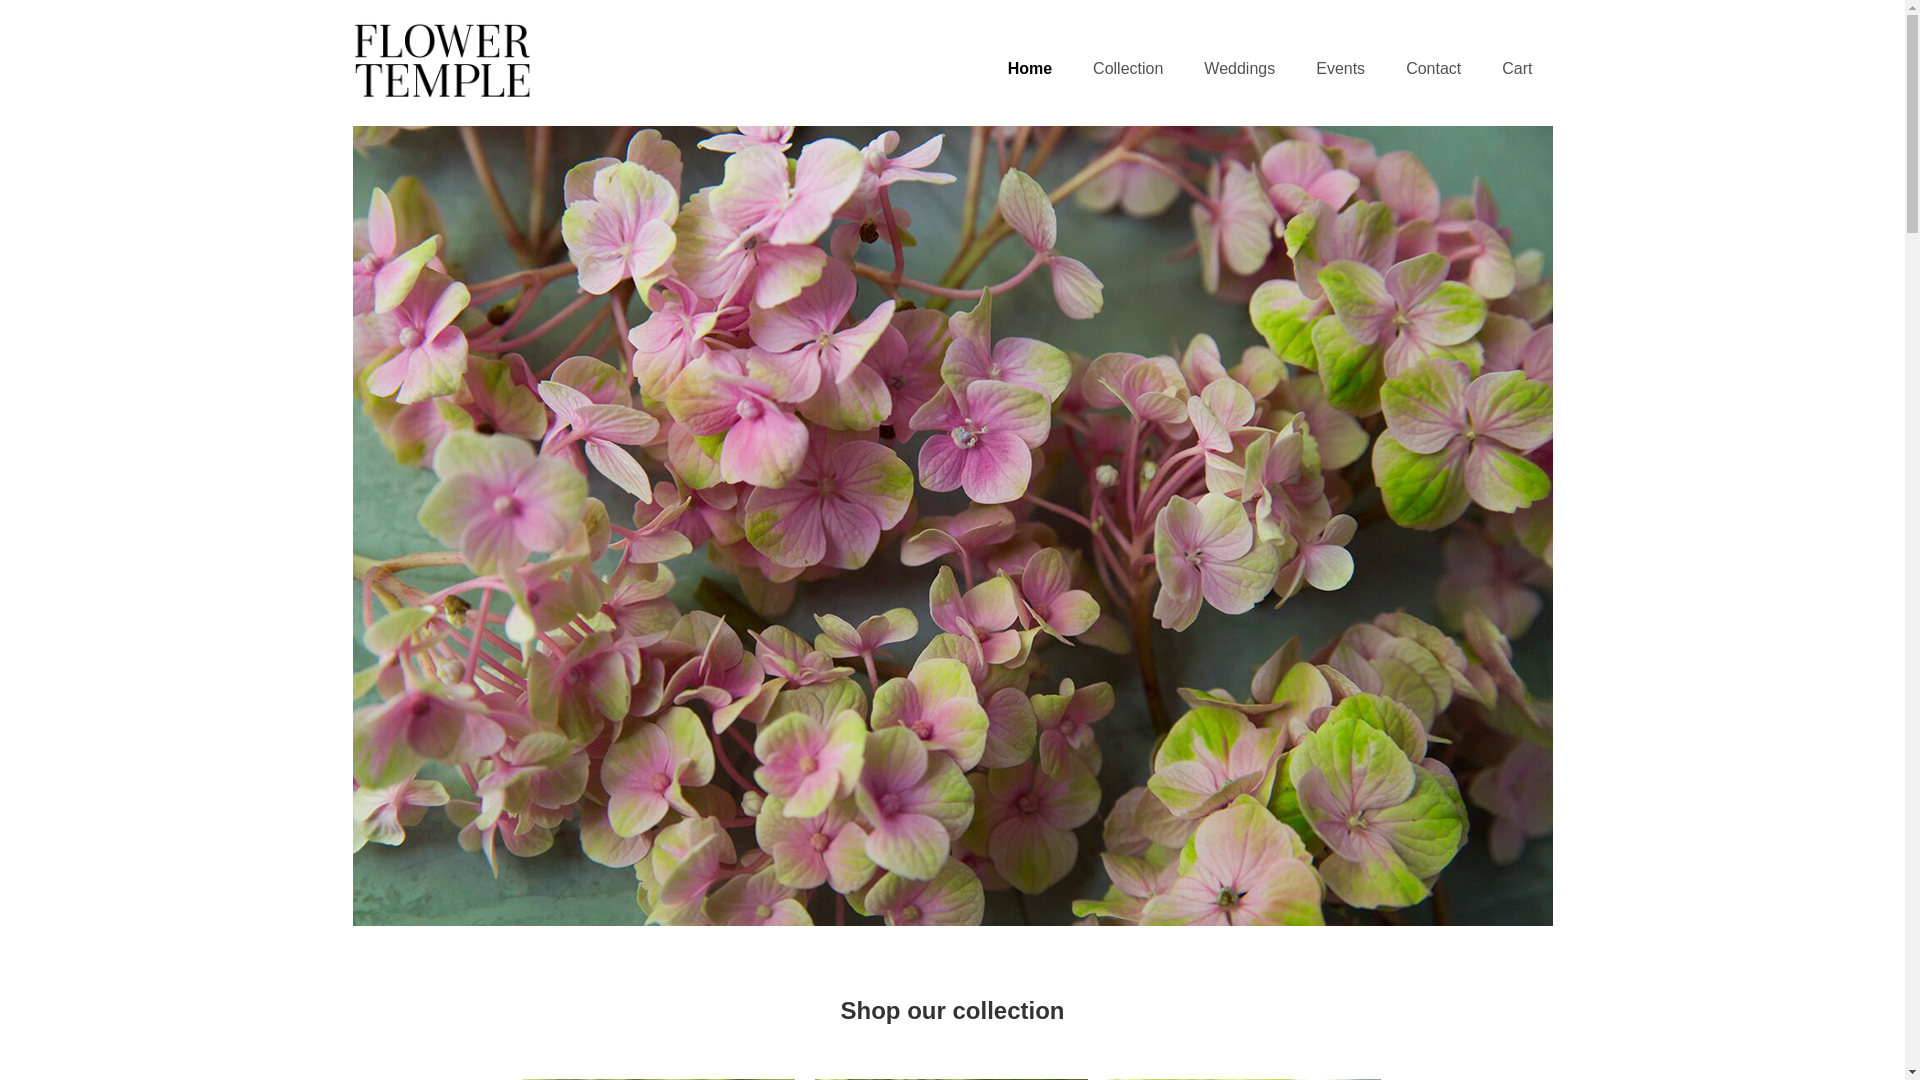  What do you see at coordinates (952, 1010) in the screenshot?
I see `'Shop our collection'` at bounding box center [952, 1010].